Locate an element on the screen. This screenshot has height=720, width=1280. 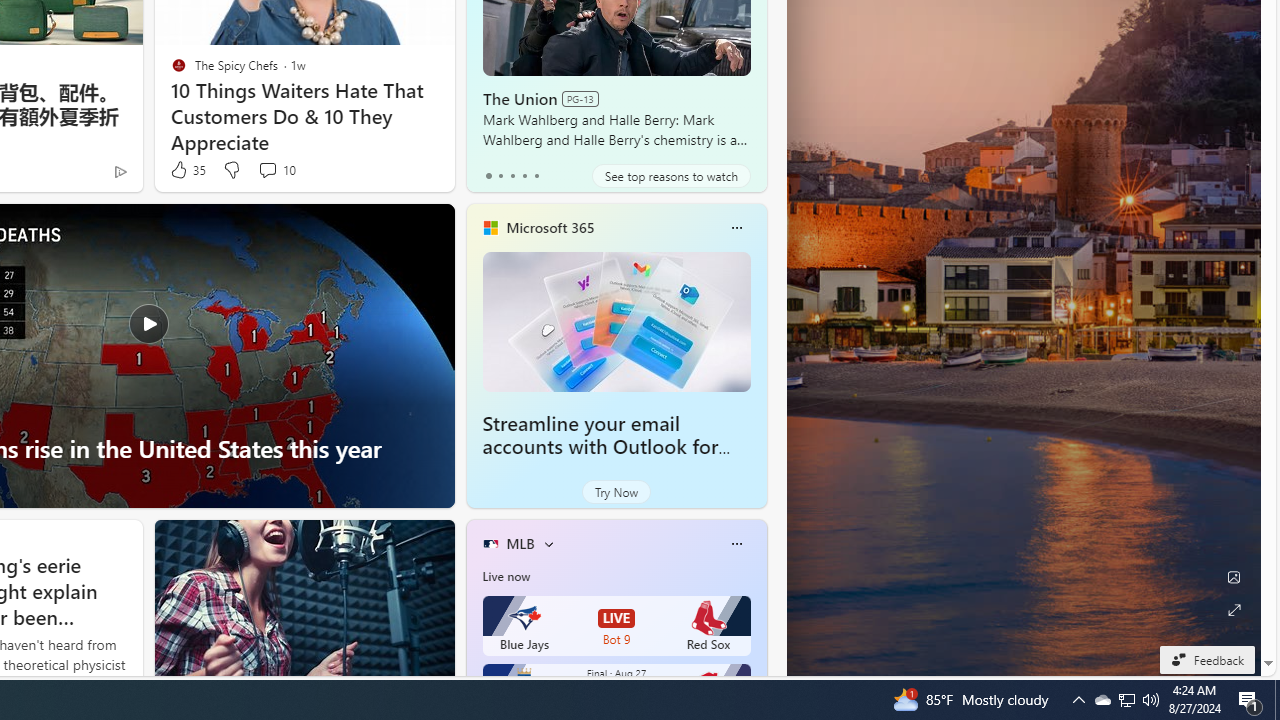
'35 Like' is located at coordinates (186, 169).